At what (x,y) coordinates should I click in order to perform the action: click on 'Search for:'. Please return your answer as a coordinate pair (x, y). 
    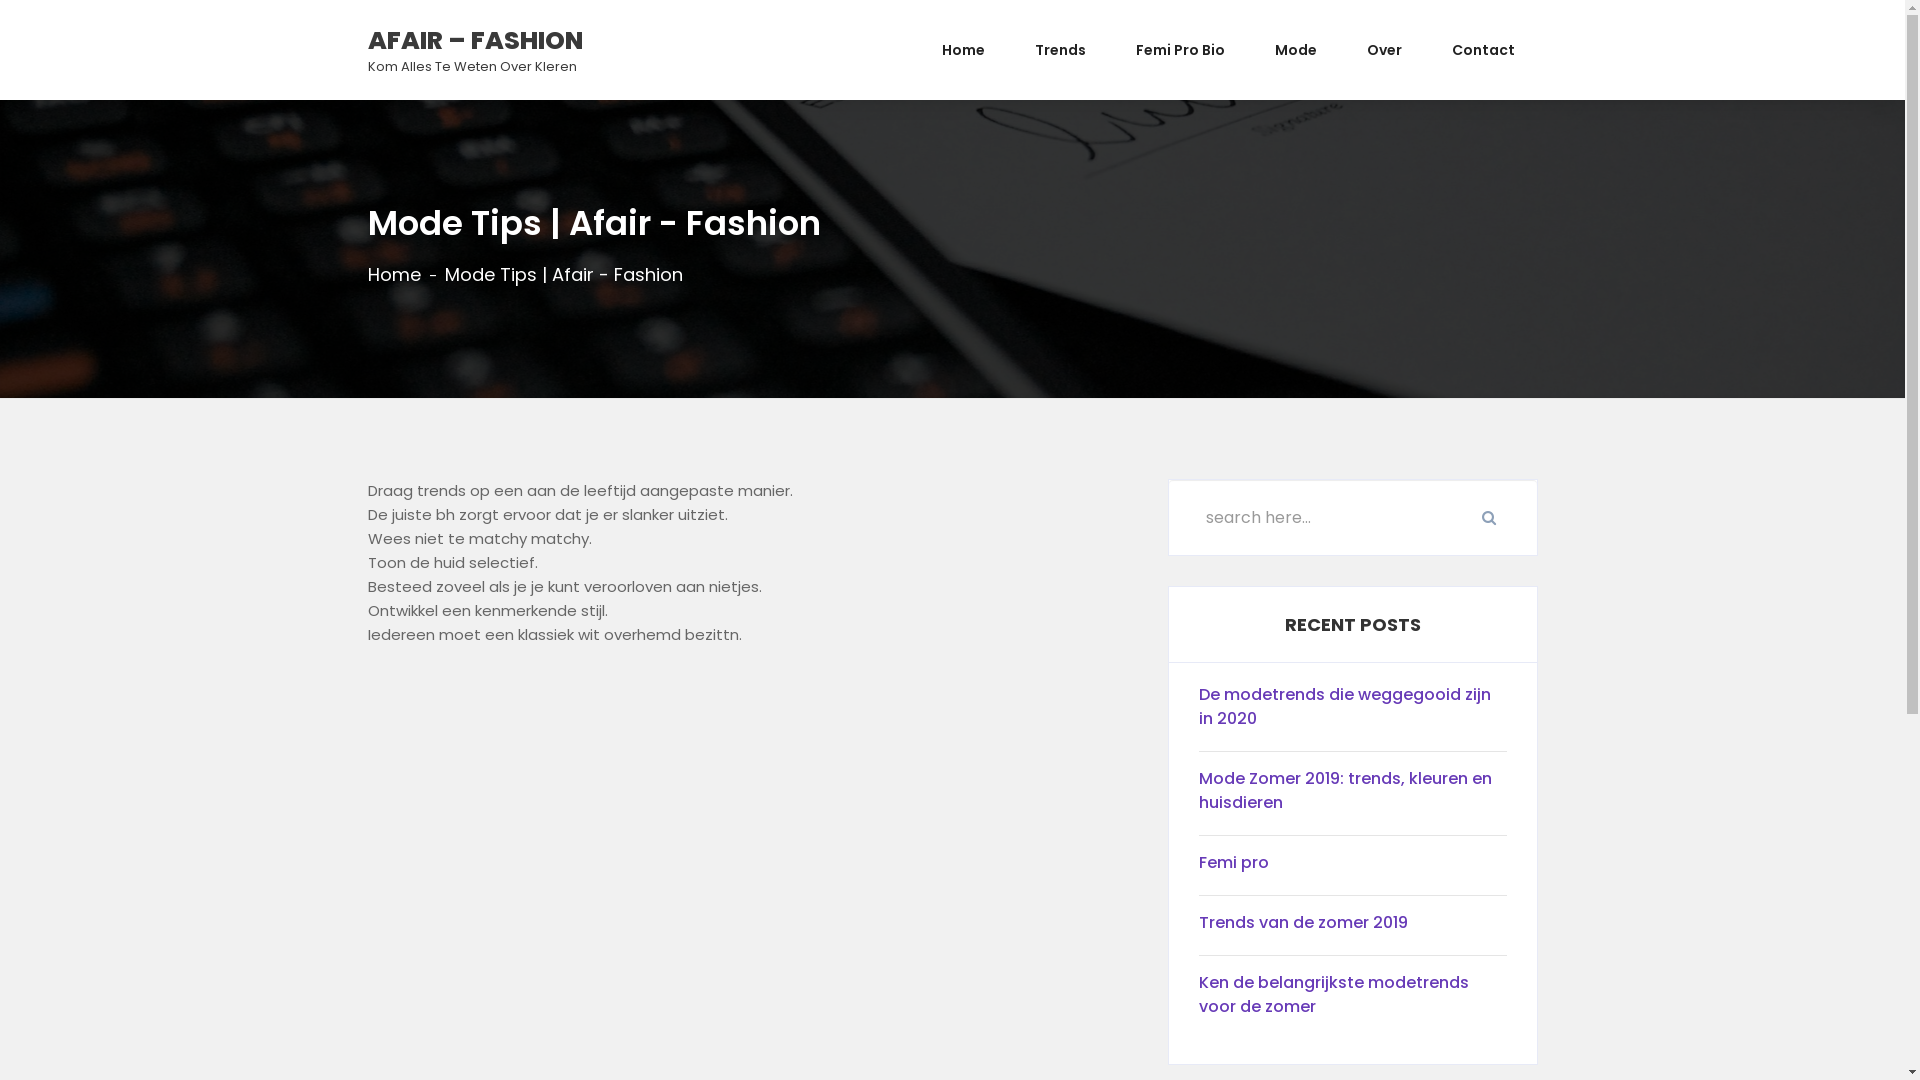
    Looking at the image, I should click on (1352, 516).